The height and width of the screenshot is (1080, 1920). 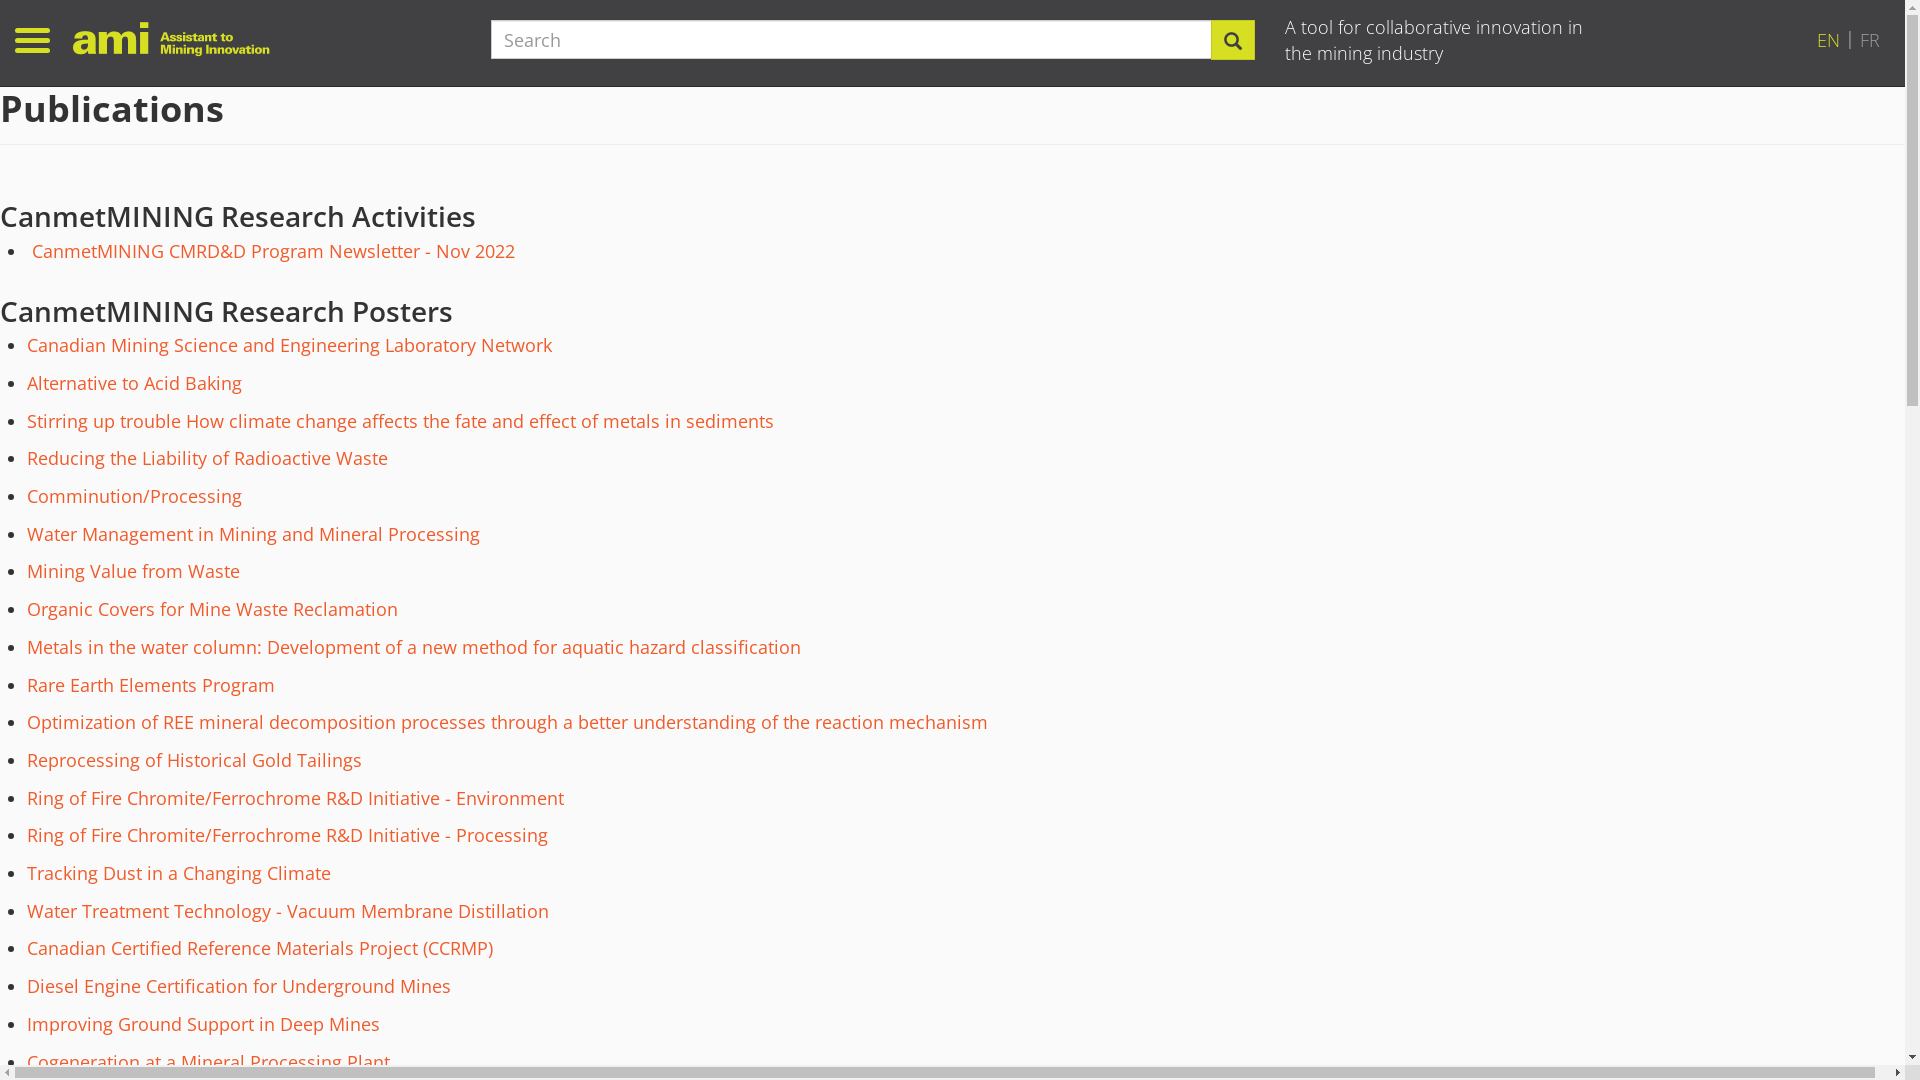 What do you see at coordinates (212, 608) in the screenshot?
I see `'Organic Covers for Mine Waste Reclamation'` at bounding box center [212, 608].